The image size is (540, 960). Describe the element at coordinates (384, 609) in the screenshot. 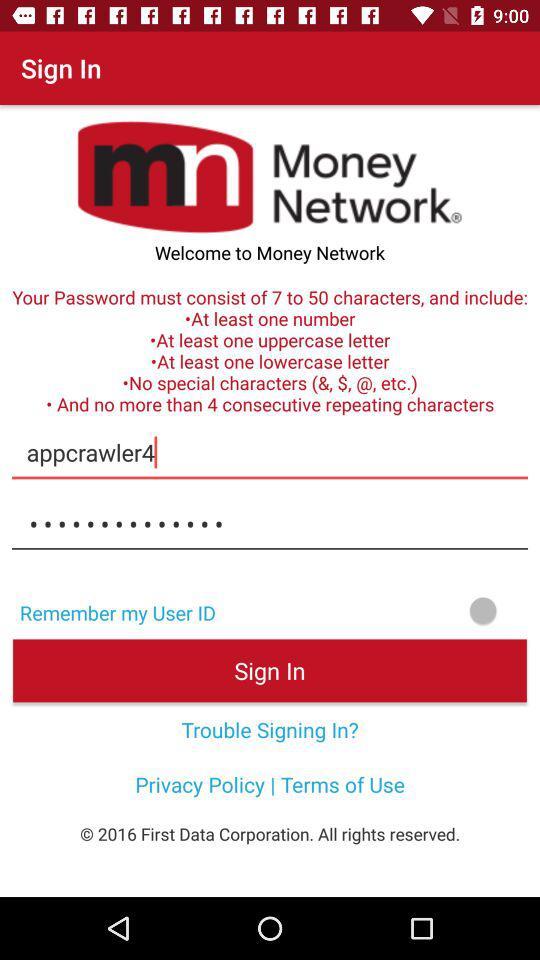

I see `to remember my user id` at that location.